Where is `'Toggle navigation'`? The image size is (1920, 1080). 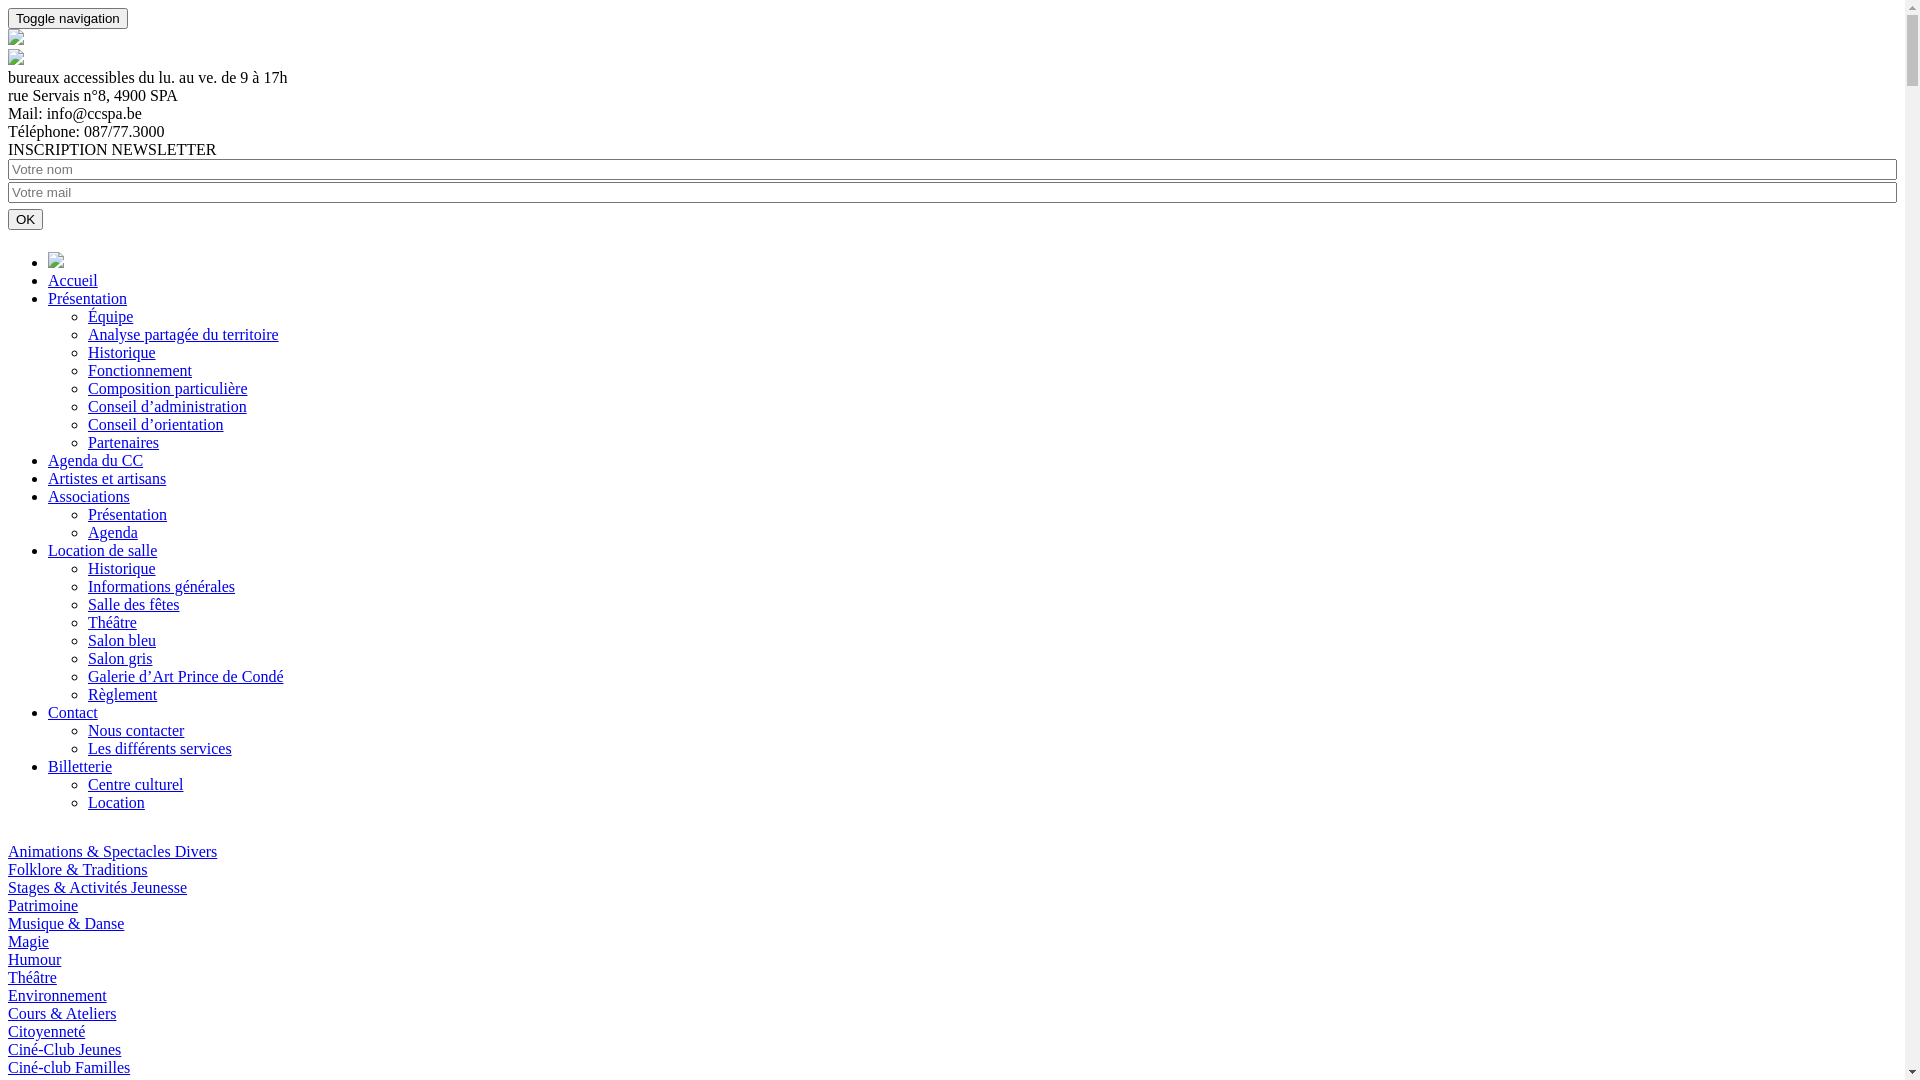 'Toggle navigation' is located at coordinates (67, 18).